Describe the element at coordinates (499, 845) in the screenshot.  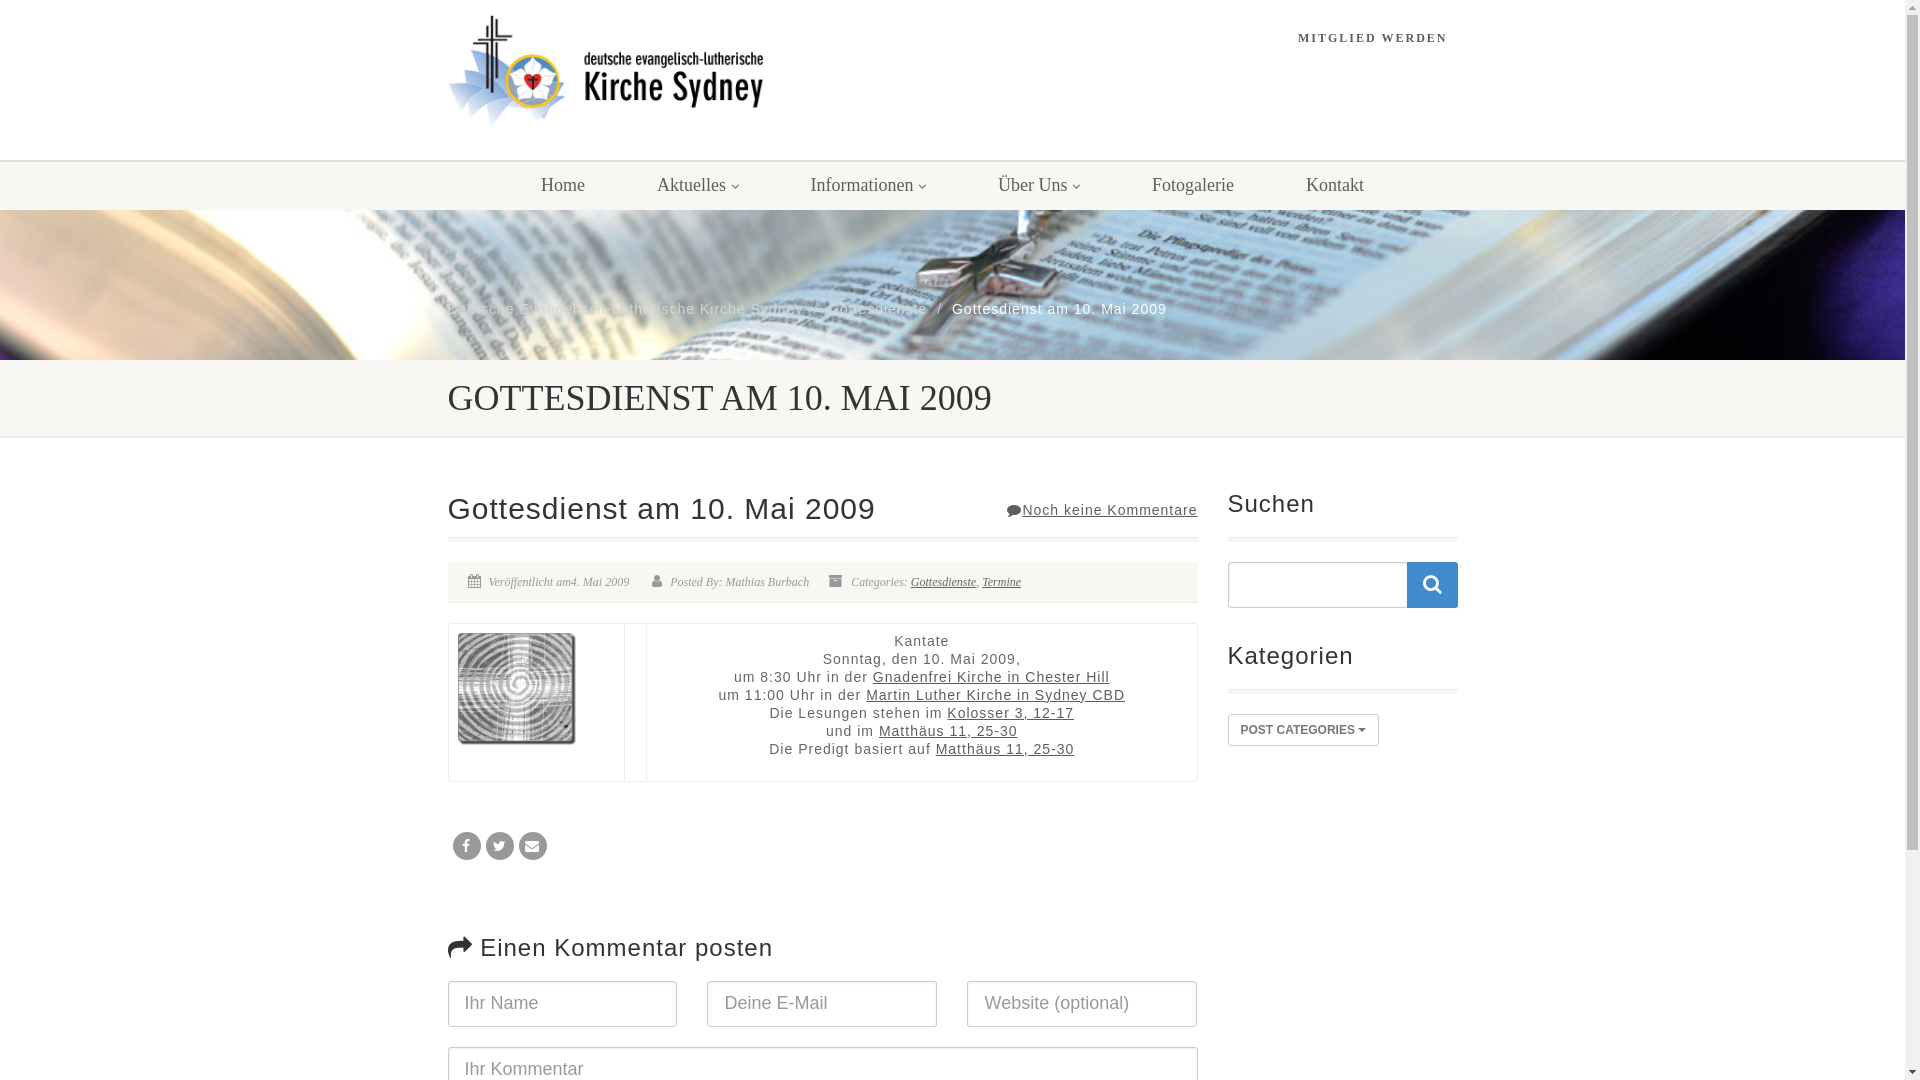
I see `'Tweet'` at that location.